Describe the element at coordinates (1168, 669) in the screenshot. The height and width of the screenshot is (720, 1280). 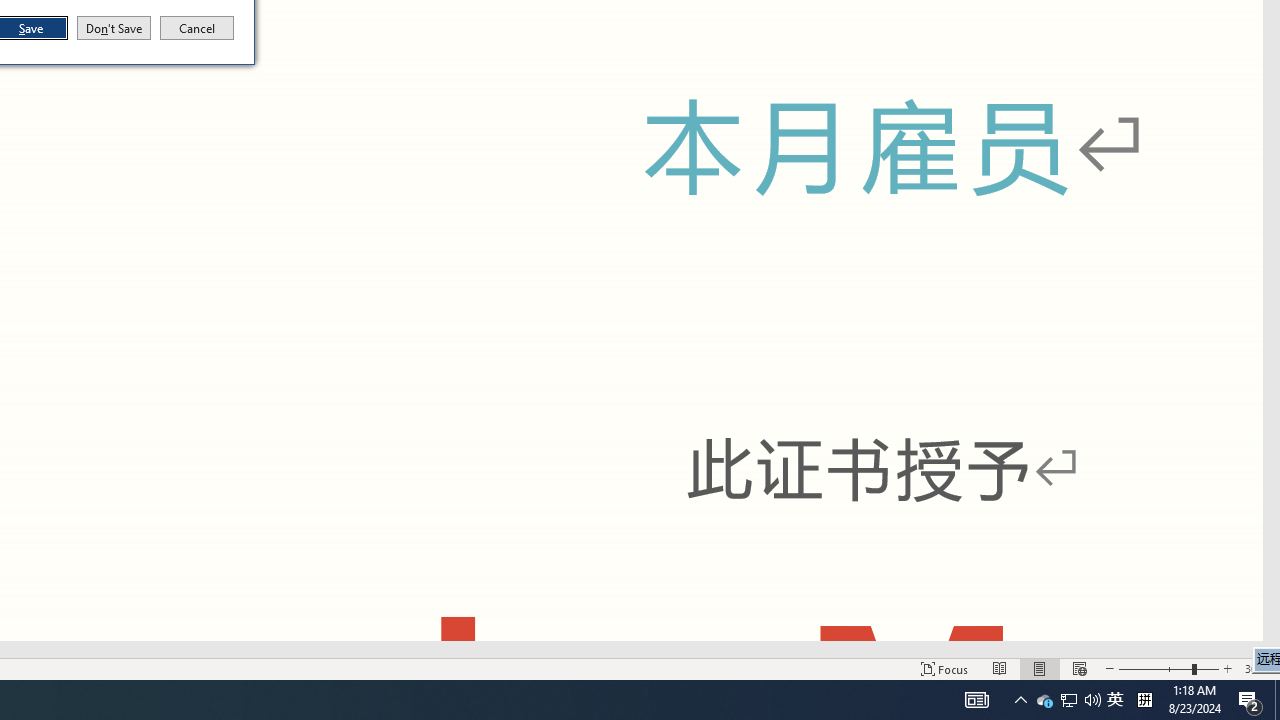
I see `'Tray Input Indicator - Chinese (Simplified, China)'` at that location.